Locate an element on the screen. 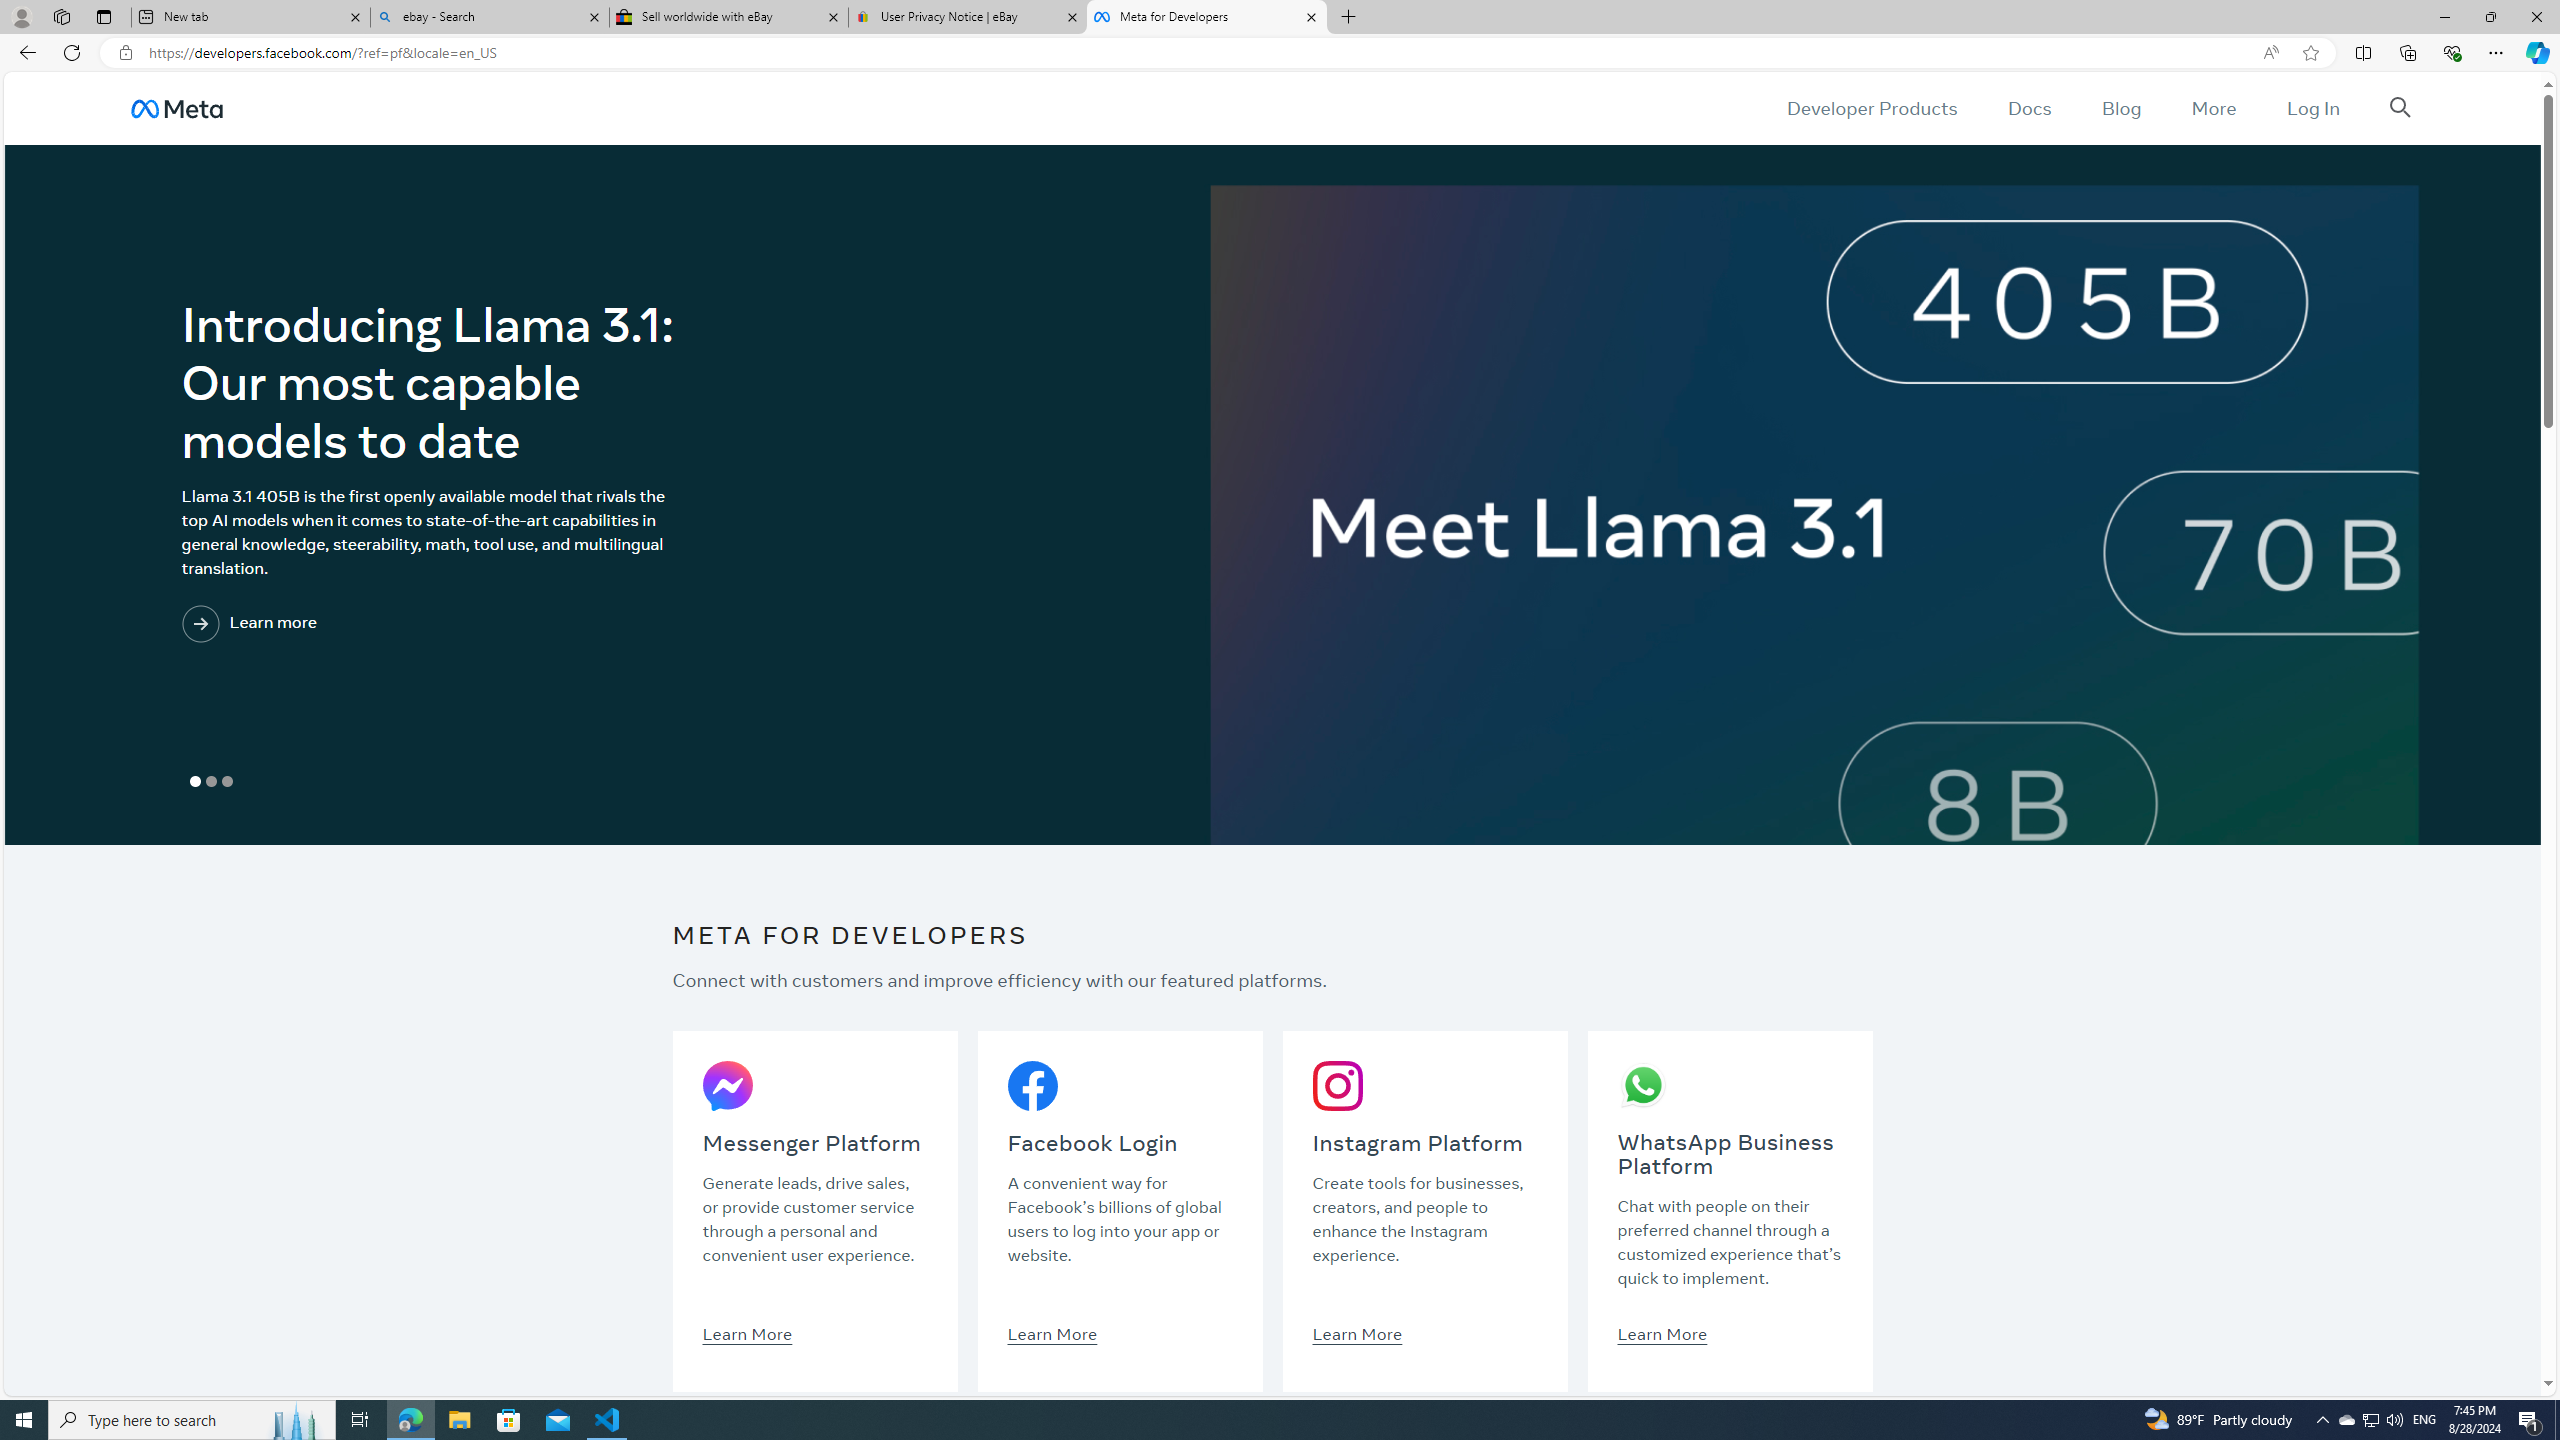  'Meta for Developers' is located at coordinates (1204, 16).